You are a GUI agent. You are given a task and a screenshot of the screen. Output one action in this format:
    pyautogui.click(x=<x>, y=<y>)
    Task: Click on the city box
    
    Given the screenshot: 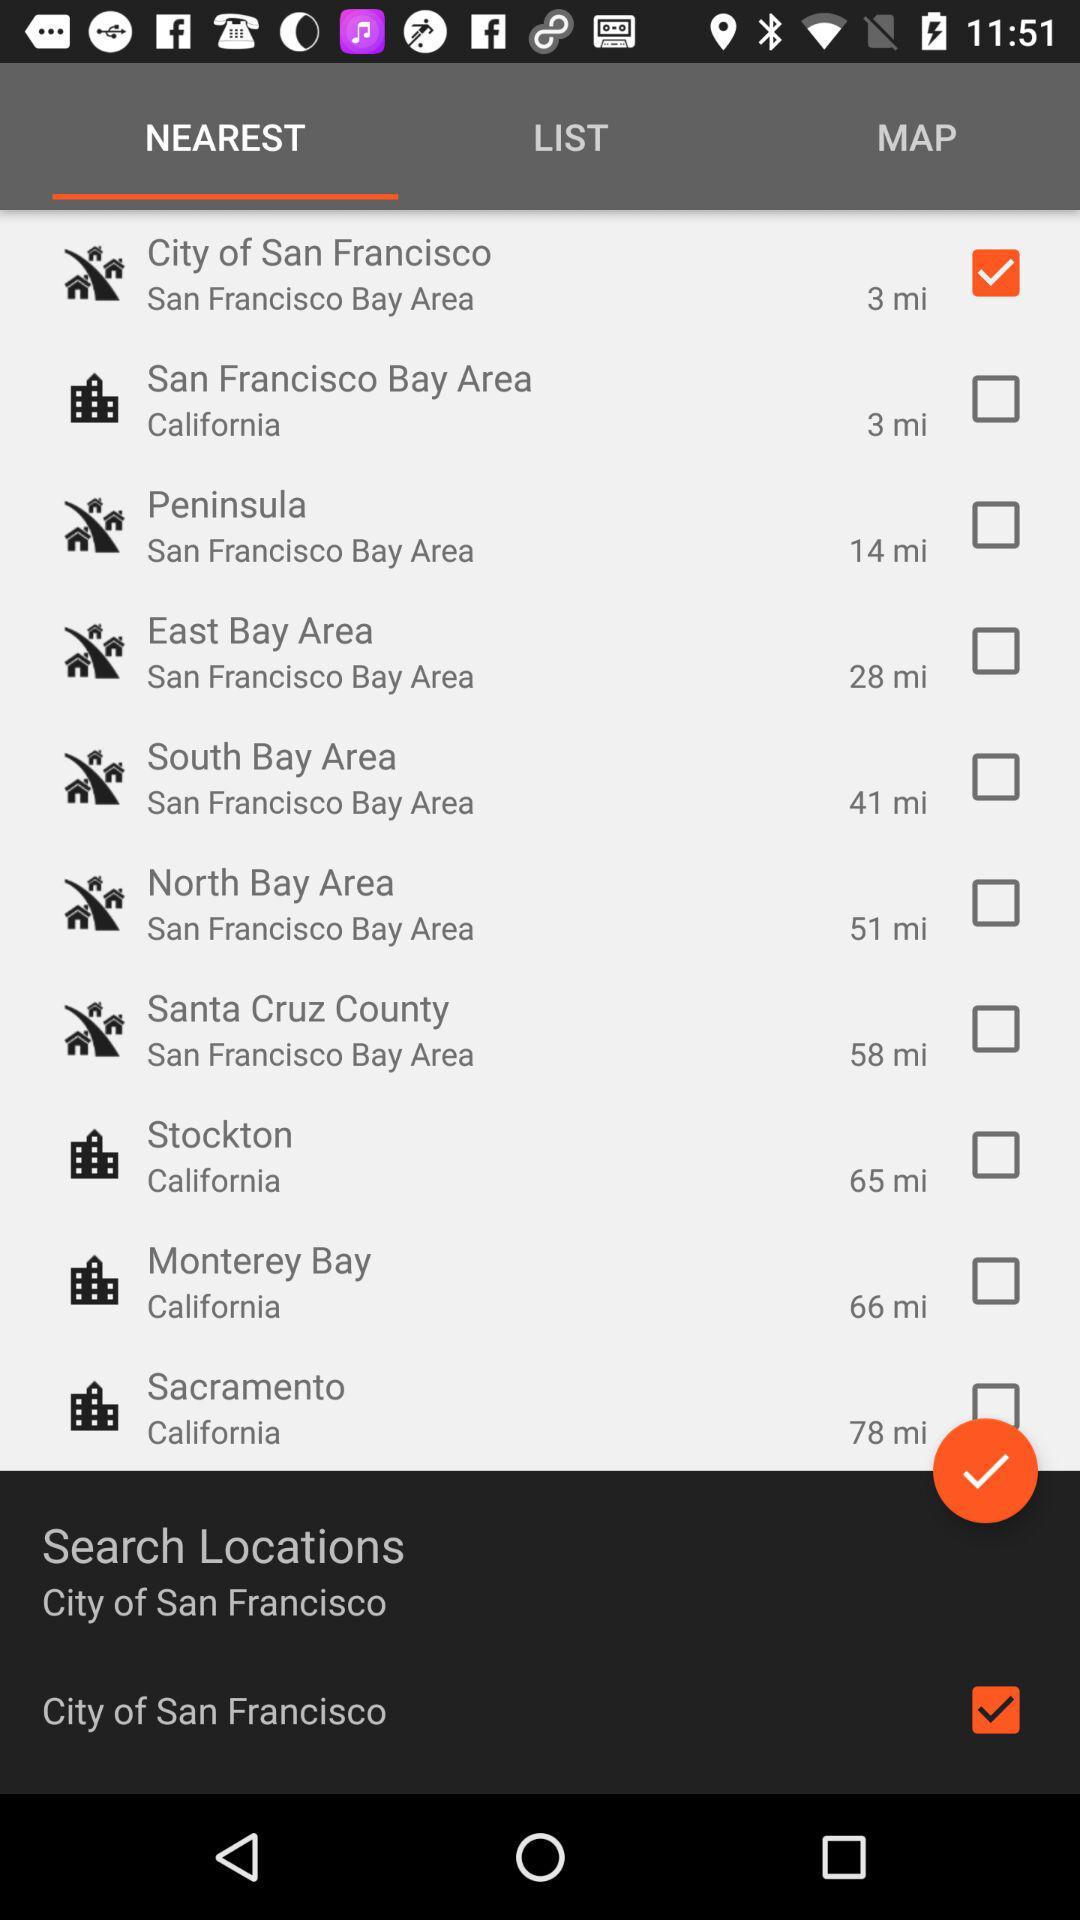 What is the action you would take?
    pyautogui.click(x=995, y=1708)
    